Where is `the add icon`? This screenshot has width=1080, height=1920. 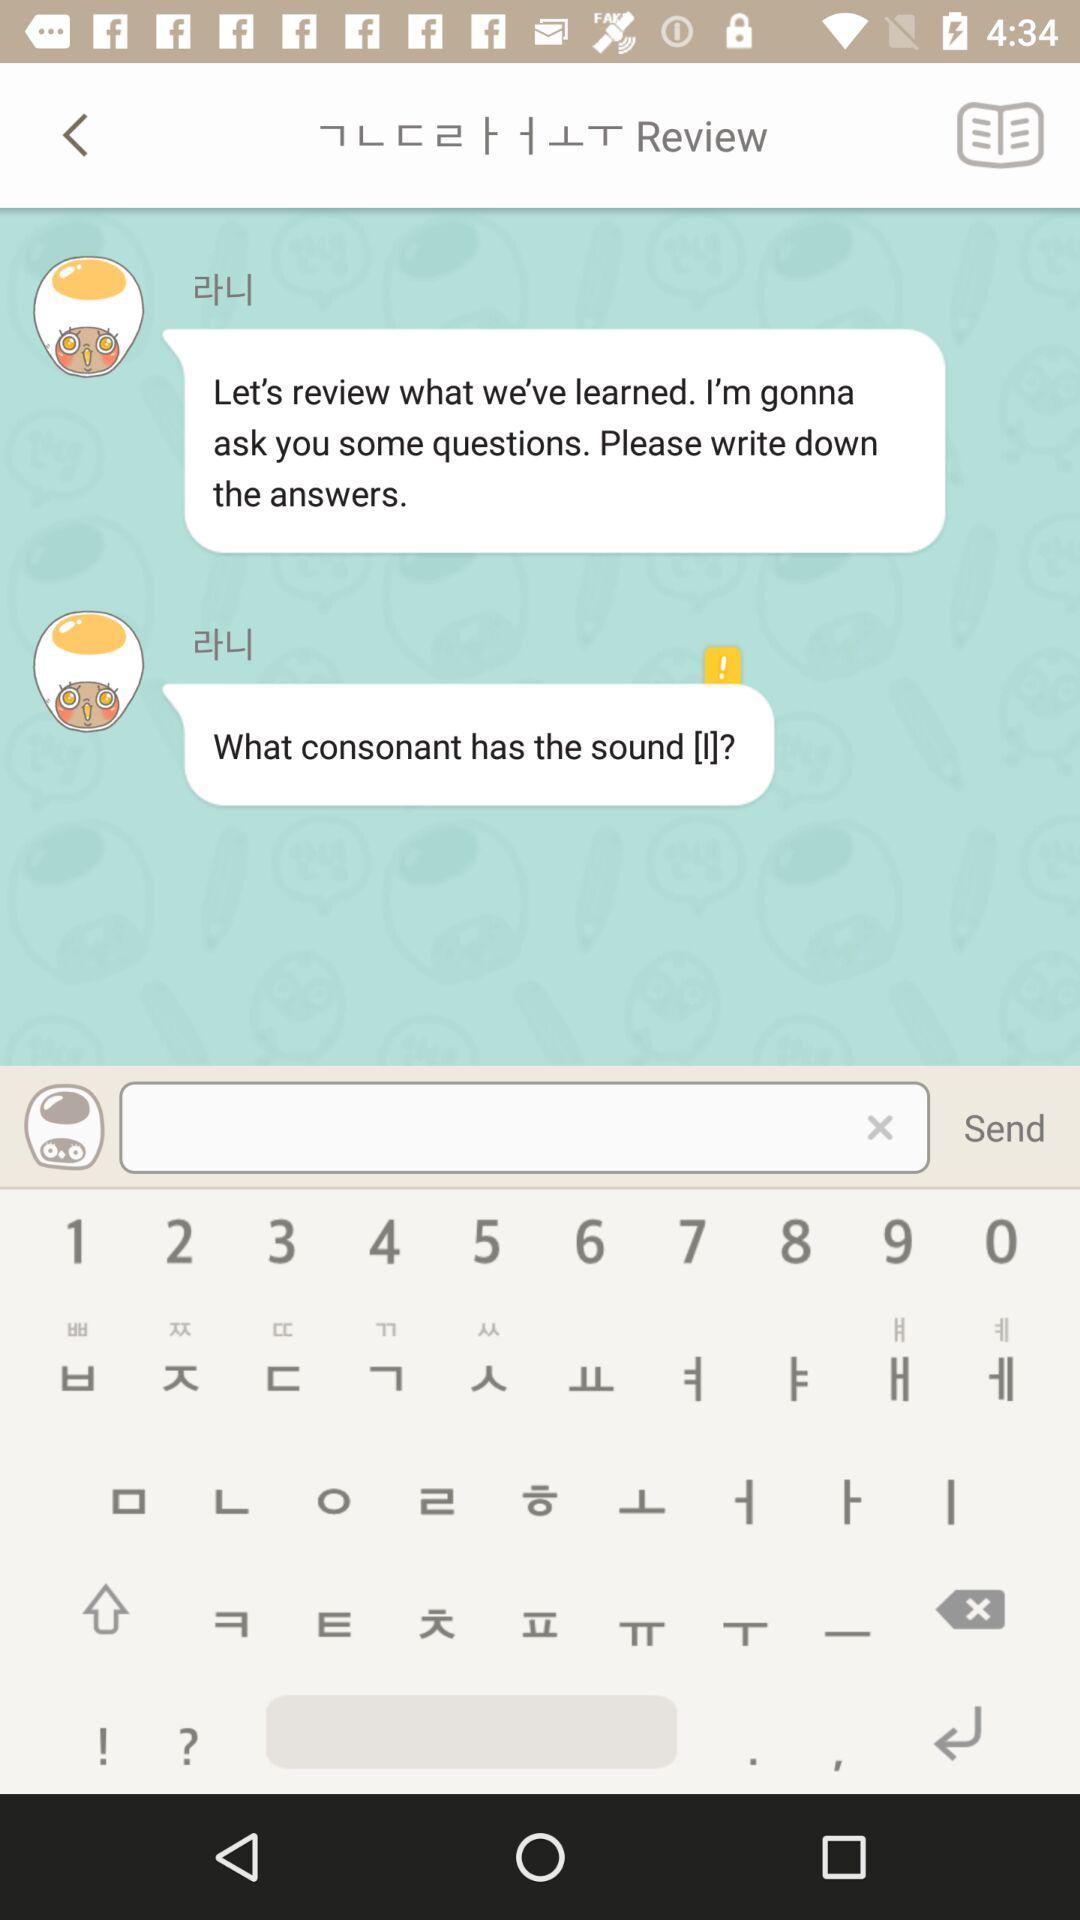 the add icon is located at coordinates (745, 1609).